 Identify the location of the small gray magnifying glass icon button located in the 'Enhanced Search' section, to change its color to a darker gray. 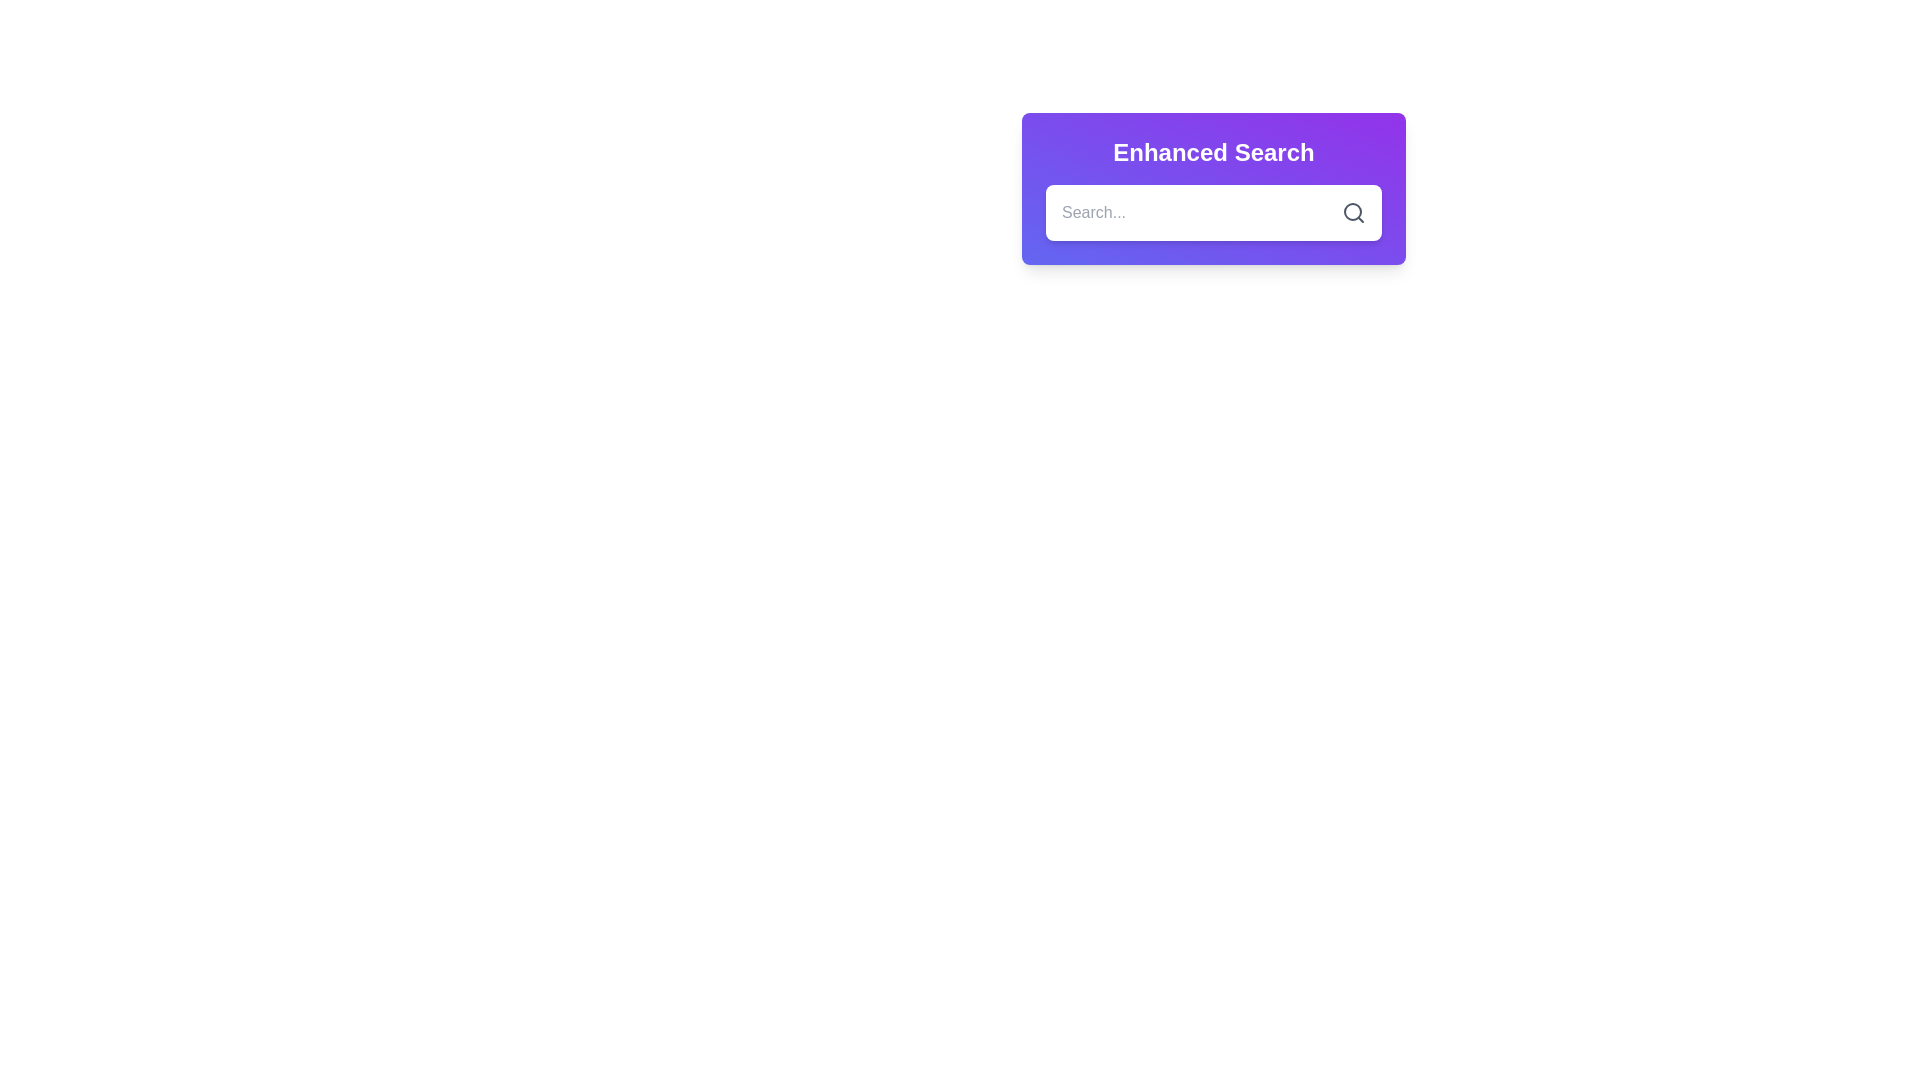
(1353, 212).